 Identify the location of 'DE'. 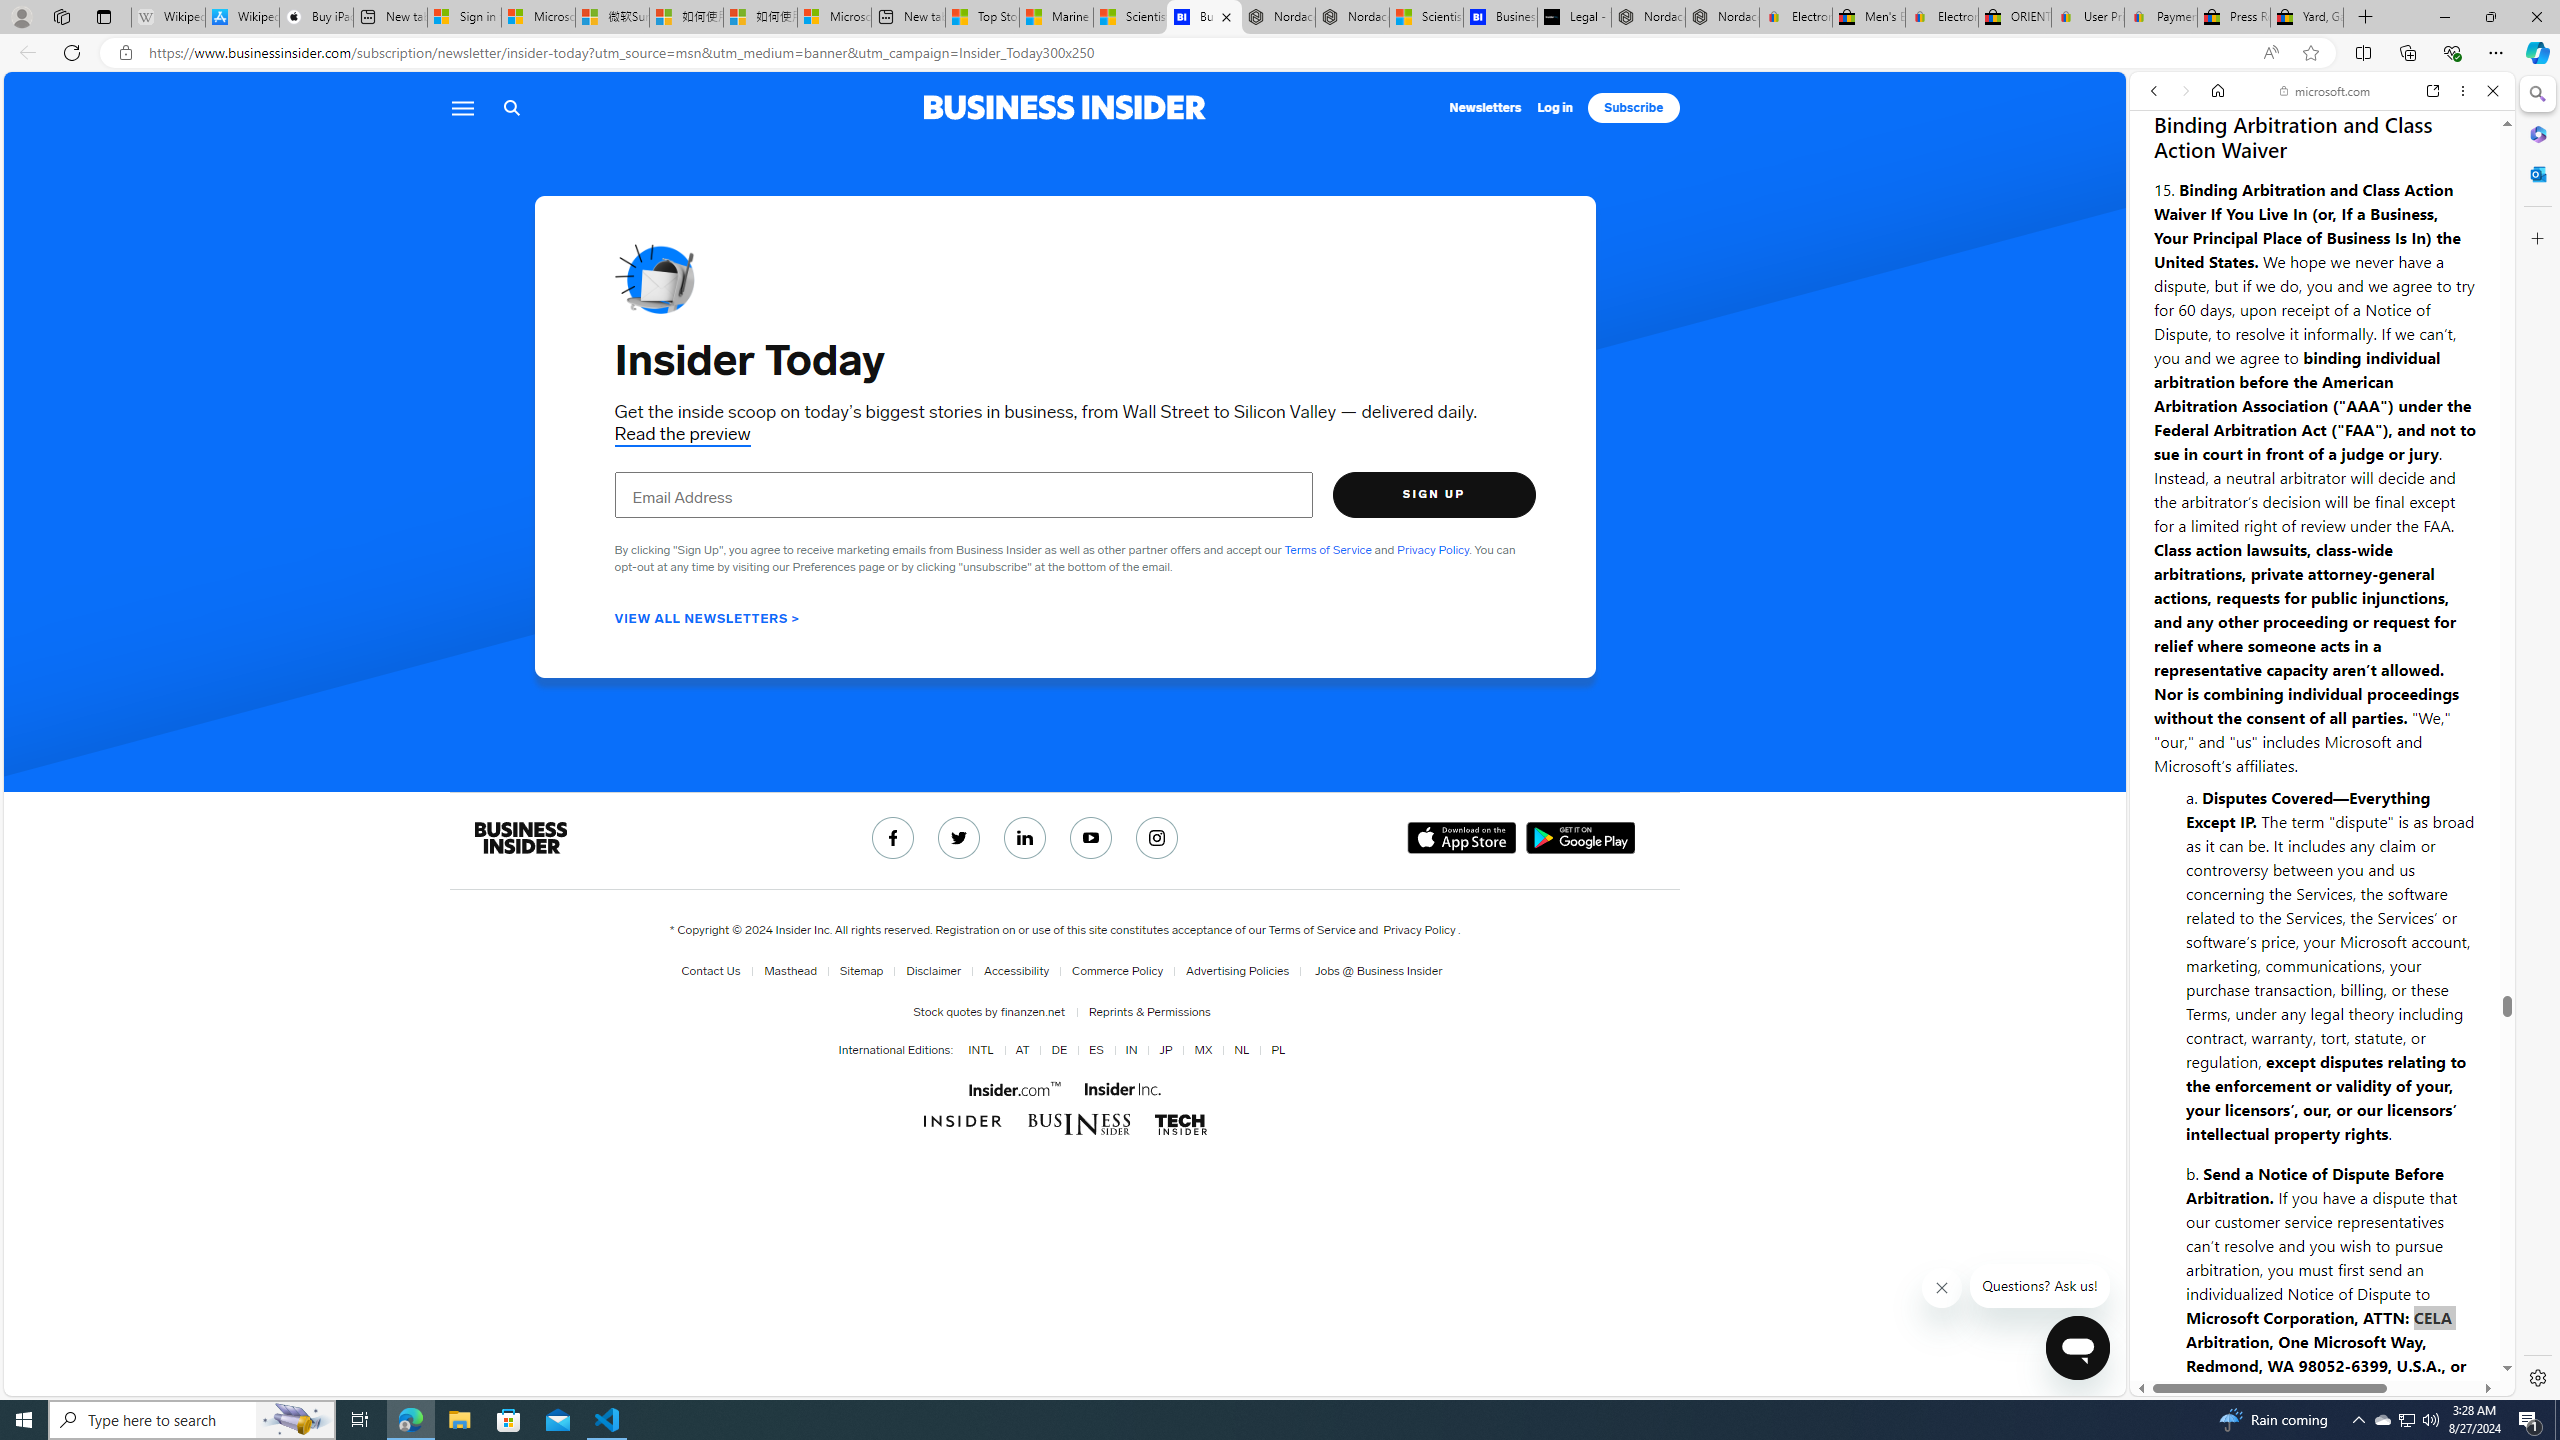
(1055, 1049).